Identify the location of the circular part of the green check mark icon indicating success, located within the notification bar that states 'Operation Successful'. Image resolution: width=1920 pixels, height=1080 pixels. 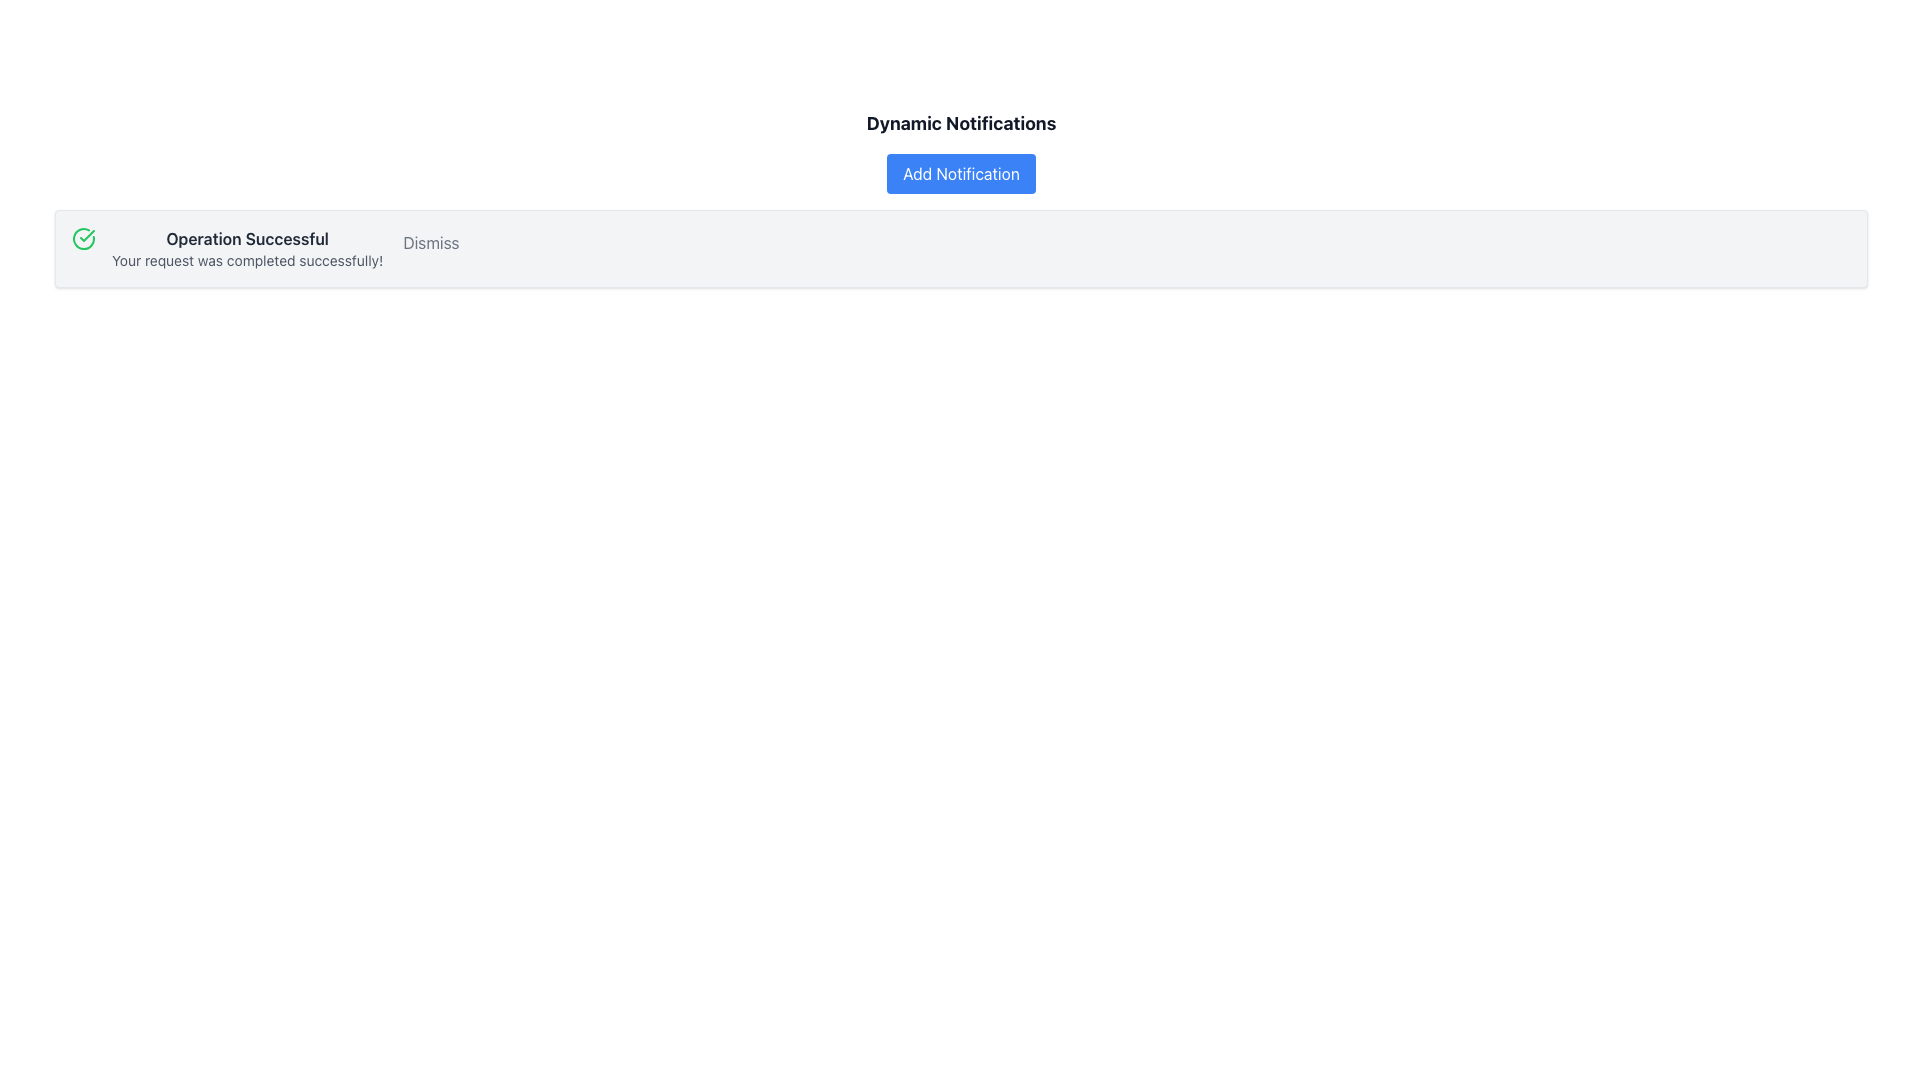
(82, 238).